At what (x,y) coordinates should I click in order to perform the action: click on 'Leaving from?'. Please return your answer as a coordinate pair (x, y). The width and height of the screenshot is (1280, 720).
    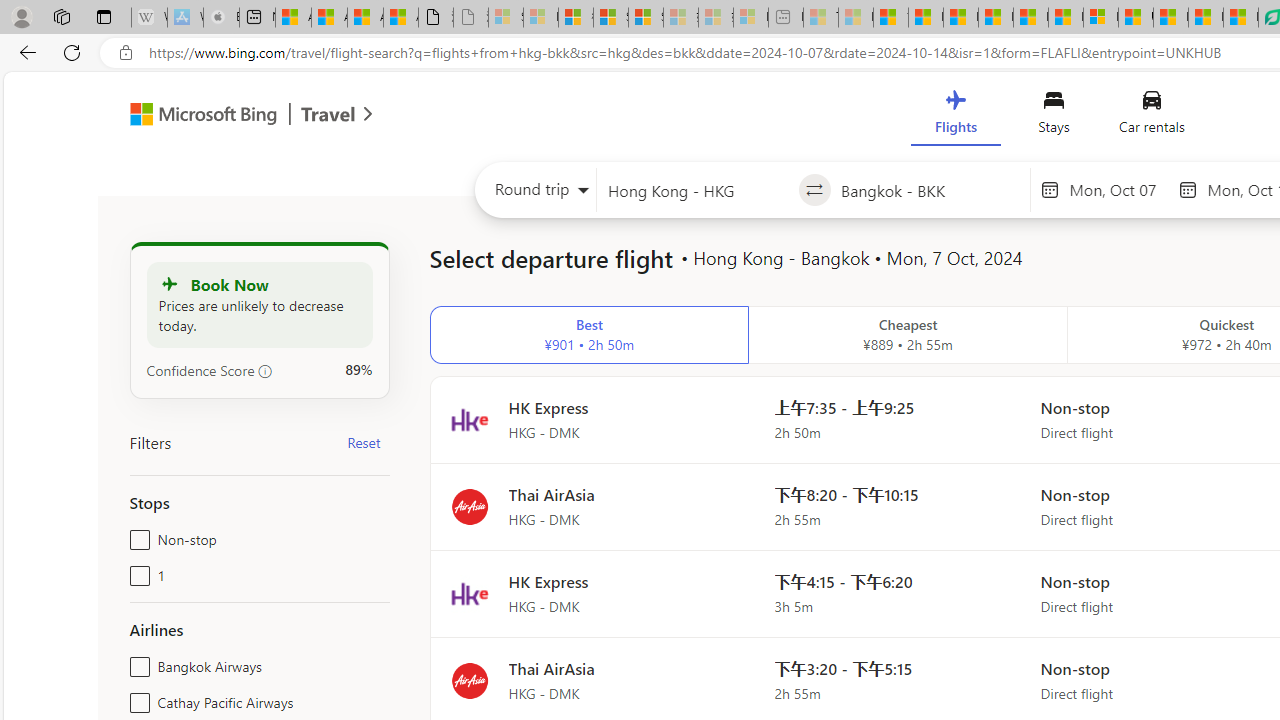
    Looking at the image, I should click on (697, 190).